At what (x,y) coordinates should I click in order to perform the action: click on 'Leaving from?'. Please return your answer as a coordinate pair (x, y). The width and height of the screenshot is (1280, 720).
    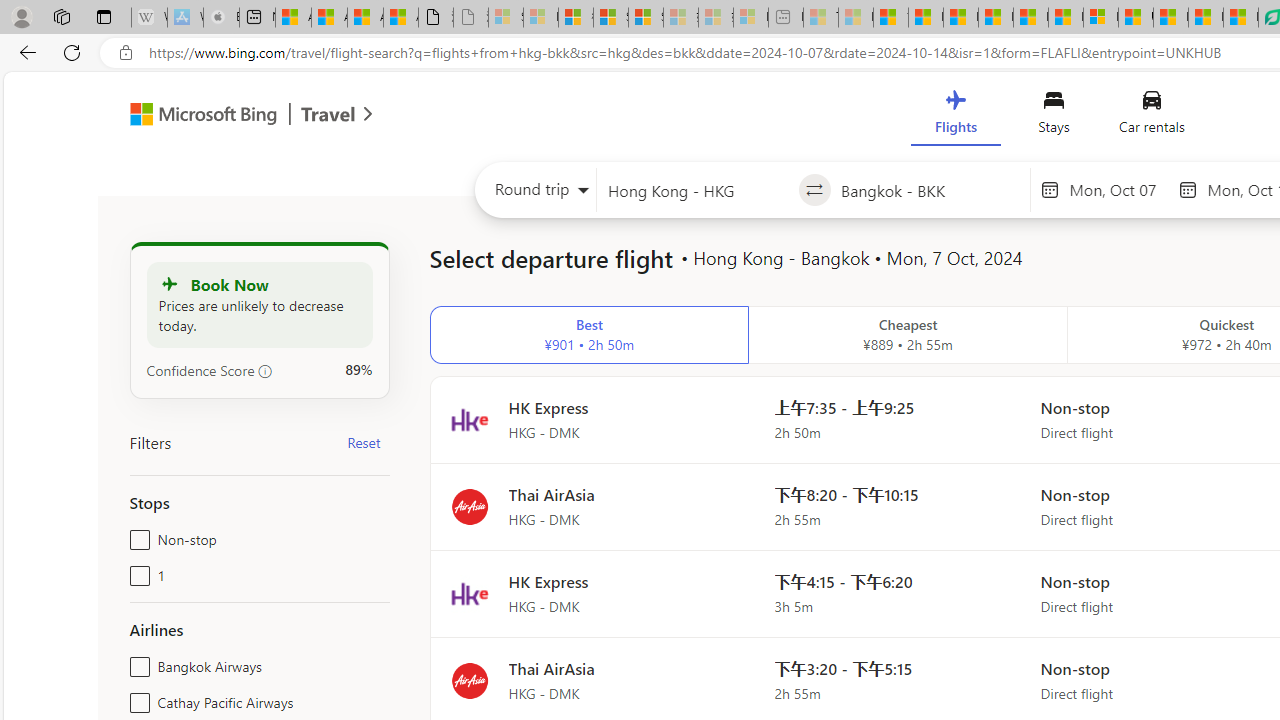
    Looking at the image, I should click on (697, 190).